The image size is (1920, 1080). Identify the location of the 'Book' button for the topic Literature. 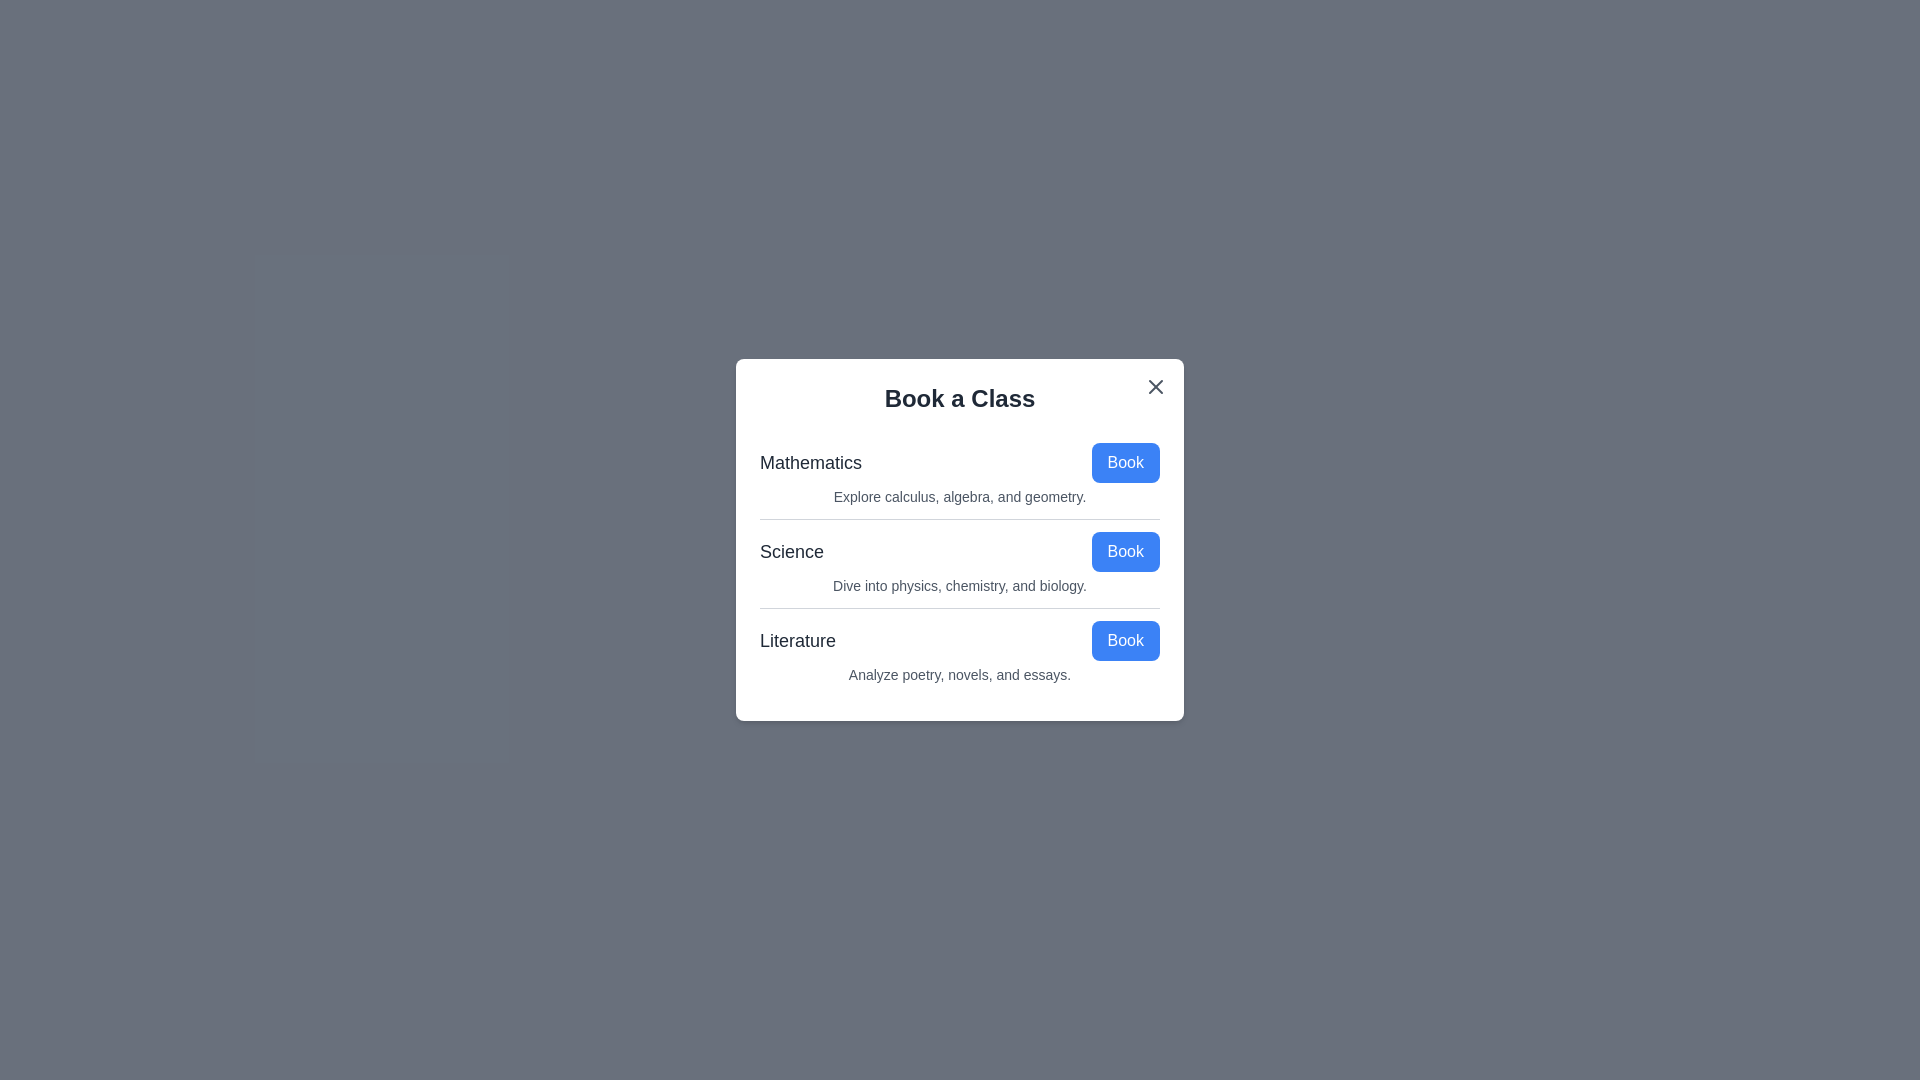
(1125, 640).